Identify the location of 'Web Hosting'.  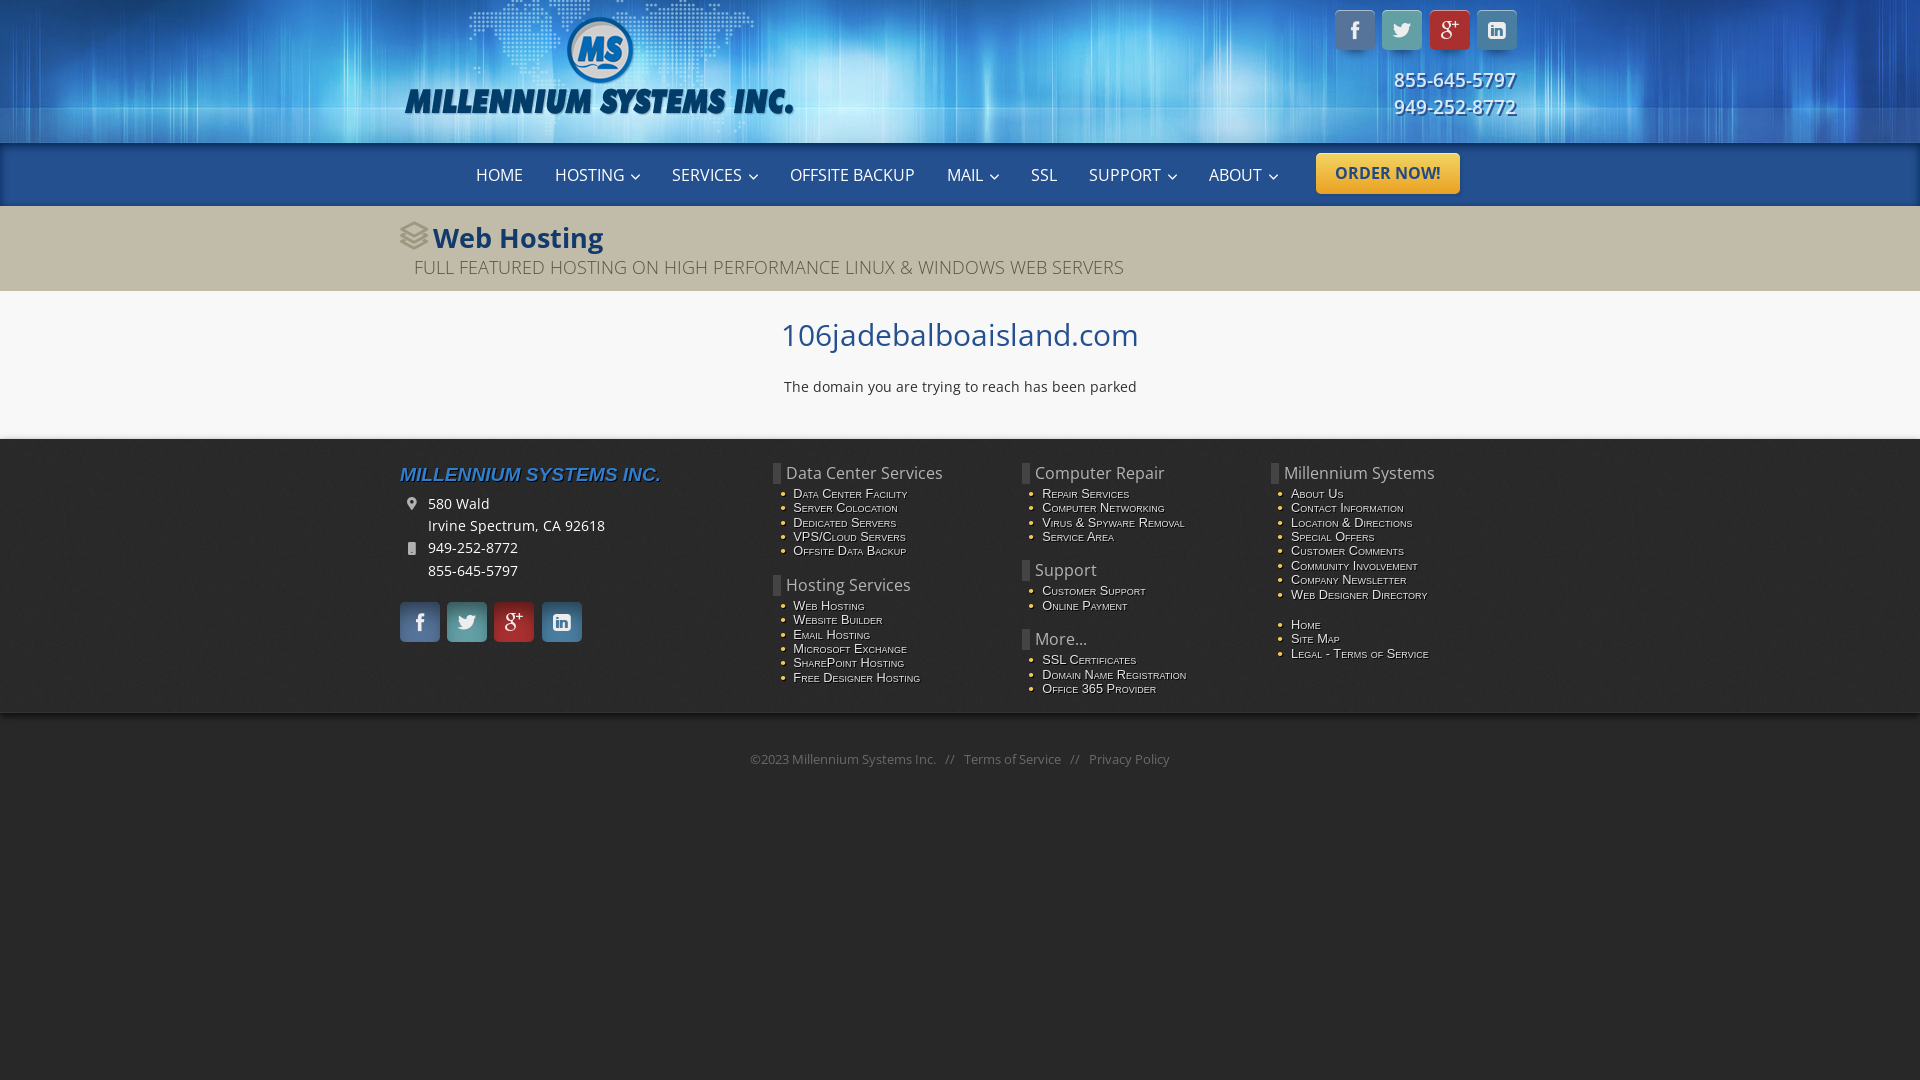
(828, 604).